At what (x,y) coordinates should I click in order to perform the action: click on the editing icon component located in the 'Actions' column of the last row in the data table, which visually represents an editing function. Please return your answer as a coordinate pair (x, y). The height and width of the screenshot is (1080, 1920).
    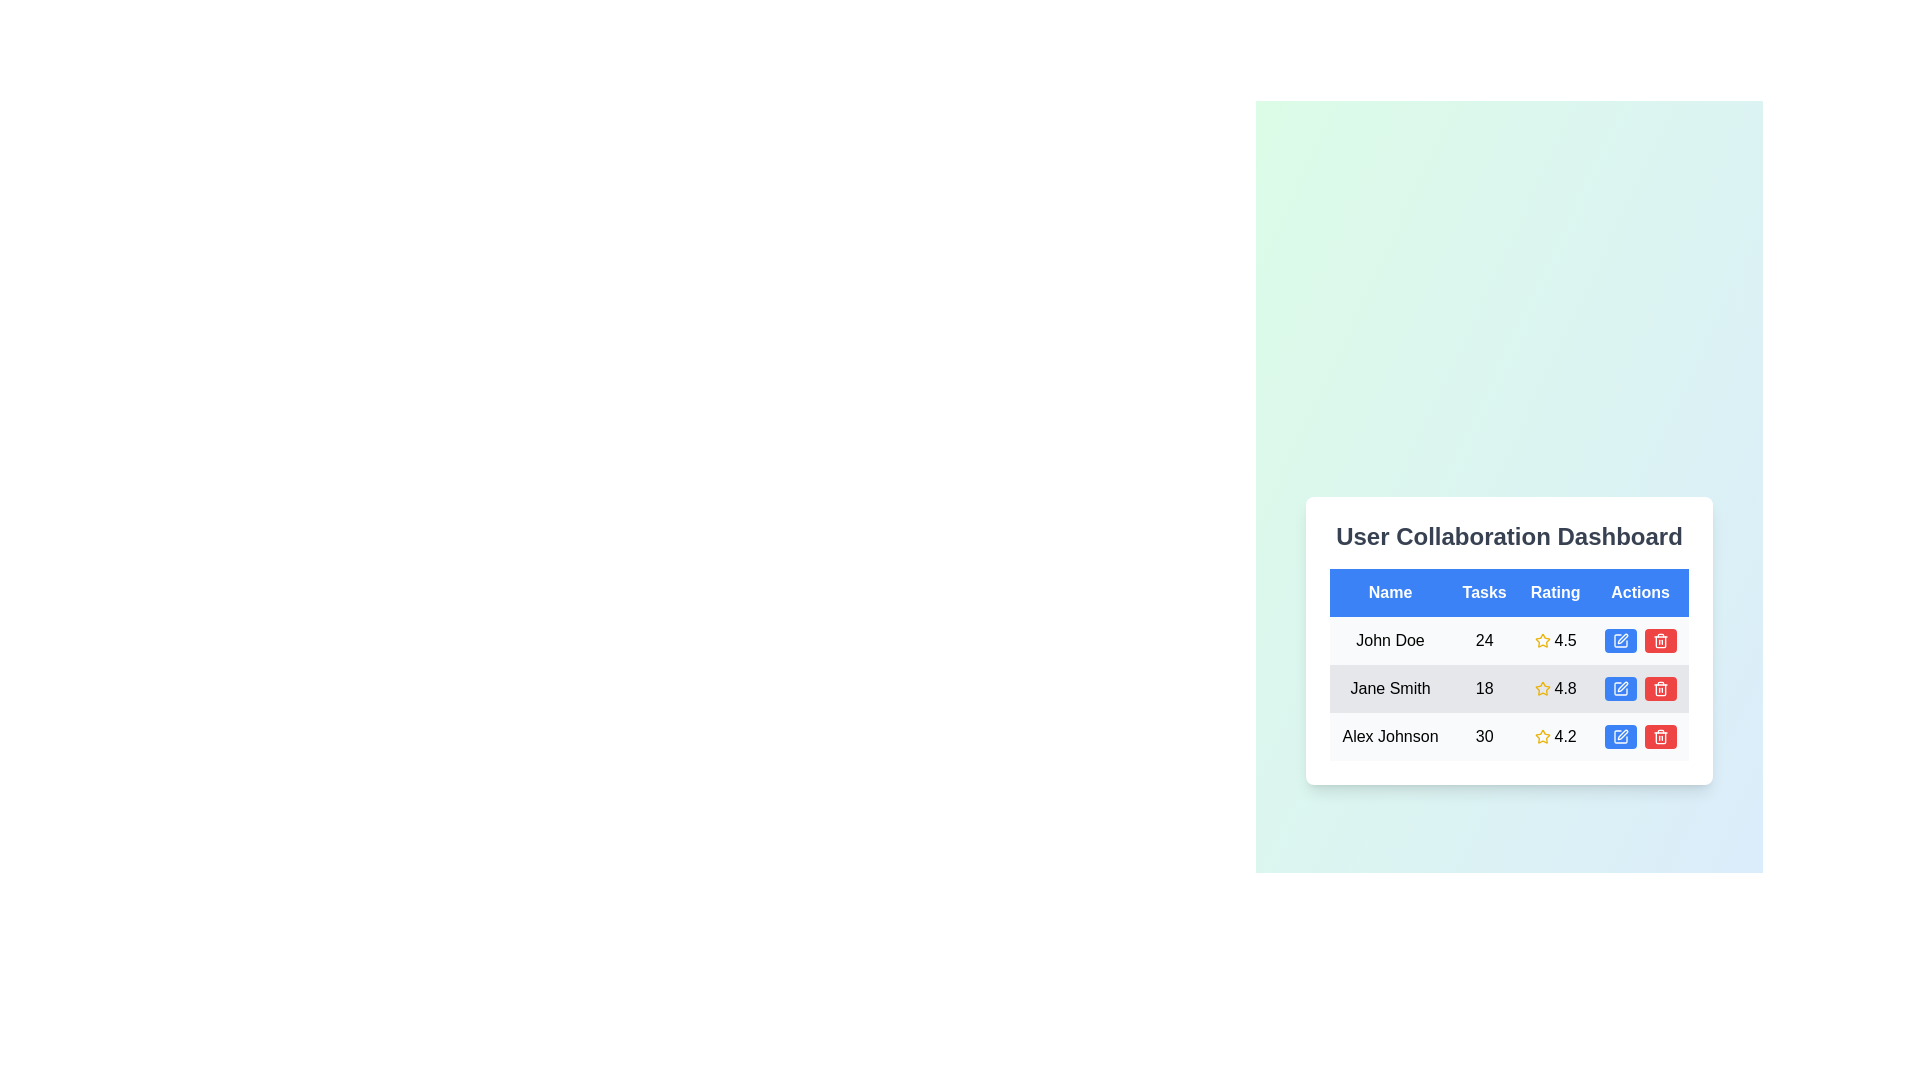
    Looking at the image, I should click on (1622, 735).